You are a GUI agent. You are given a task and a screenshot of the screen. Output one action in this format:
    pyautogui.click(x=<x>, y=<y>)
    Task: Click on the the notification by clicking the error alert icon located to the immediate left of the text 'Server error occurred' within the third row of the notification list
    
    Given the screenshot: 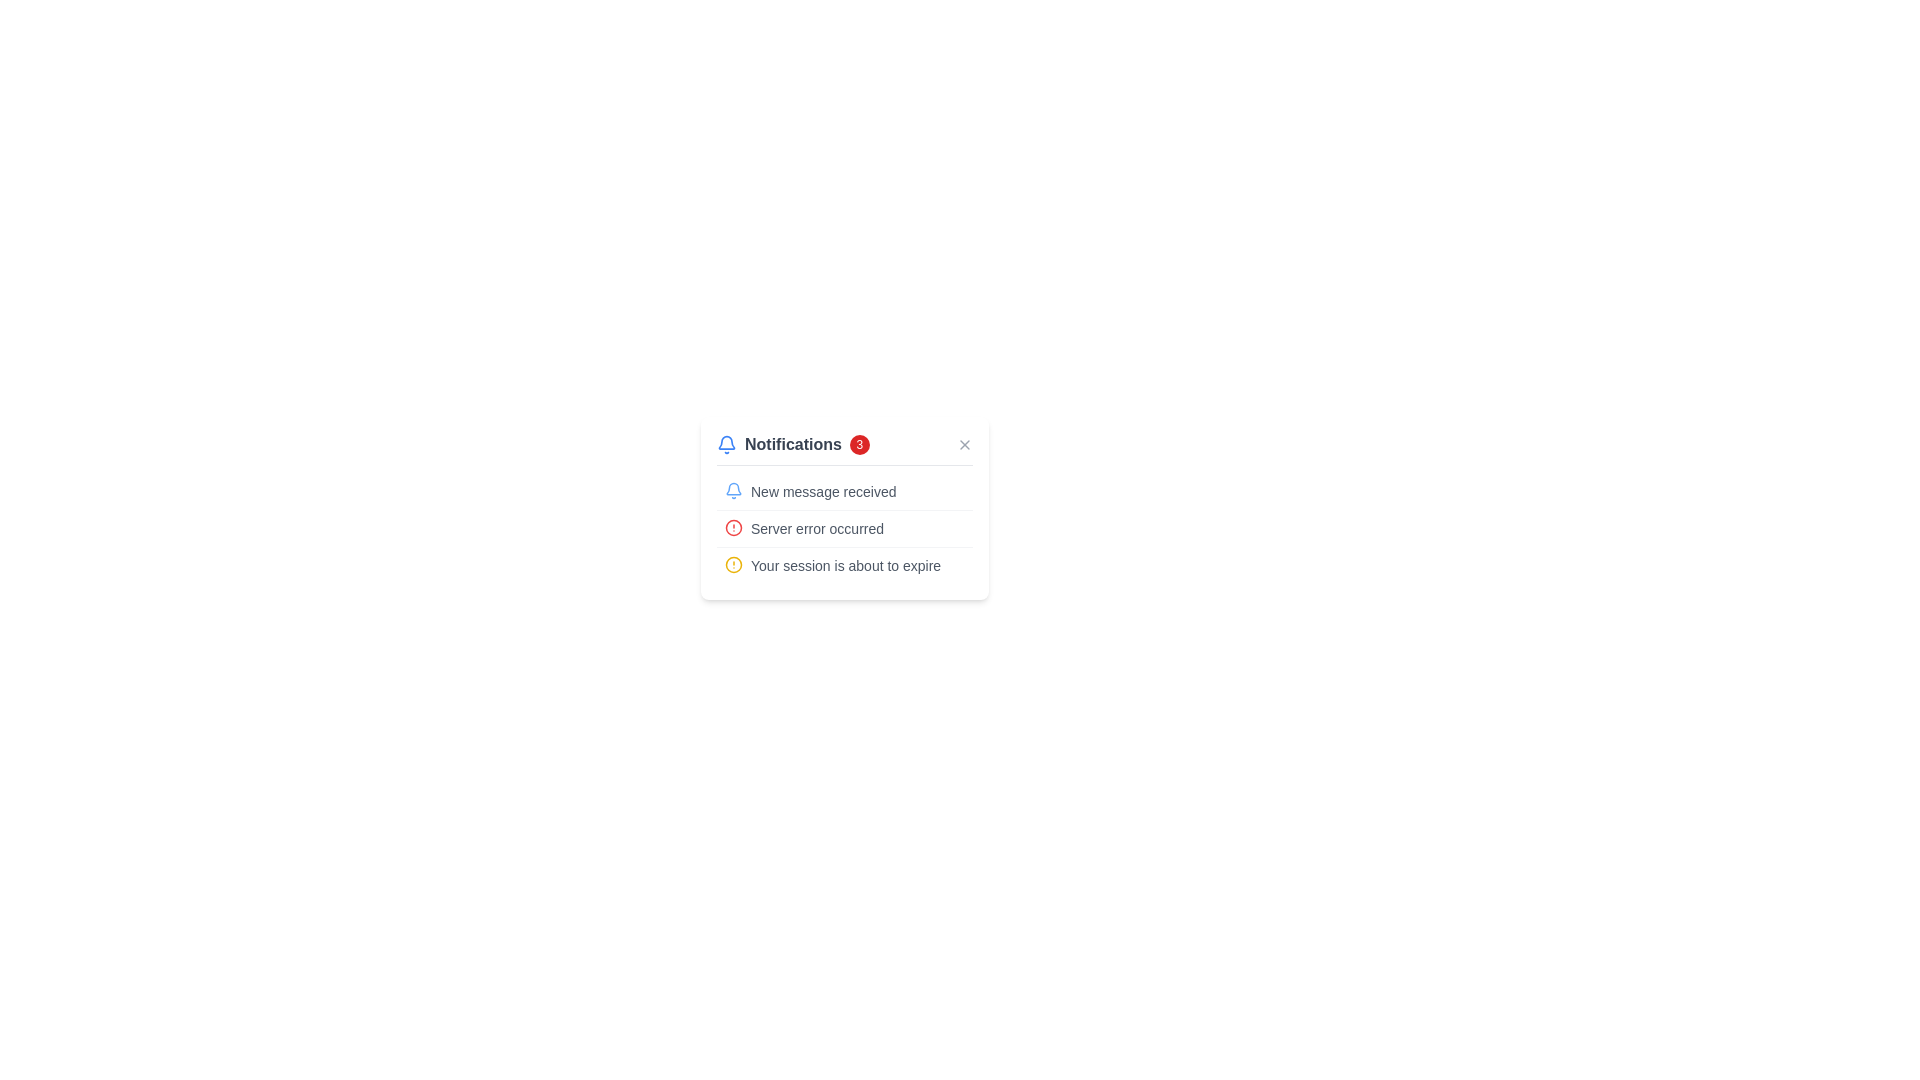 What is the action you would take?
    pyautogui.click(x=733, y=527)
    